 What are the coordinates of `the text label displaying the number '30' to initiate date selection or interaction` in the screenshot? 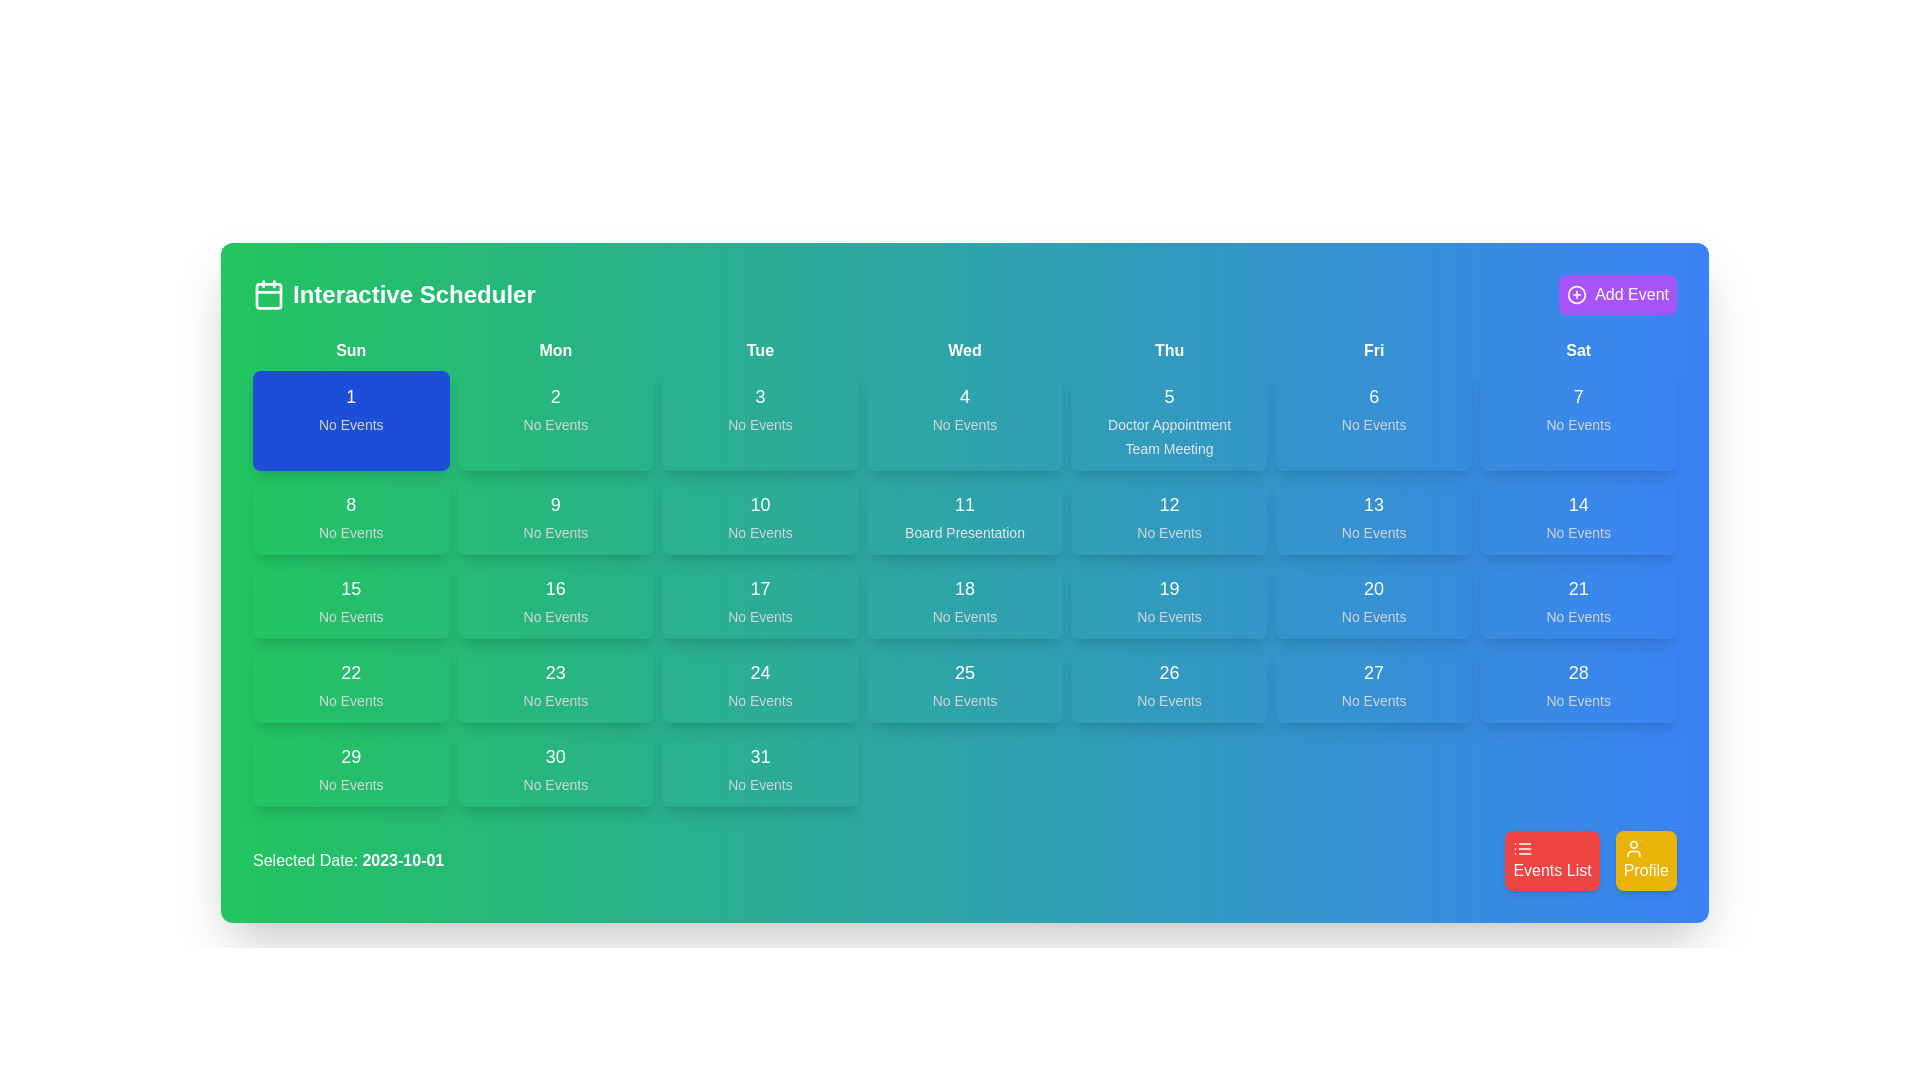 It's located at (555, 756).